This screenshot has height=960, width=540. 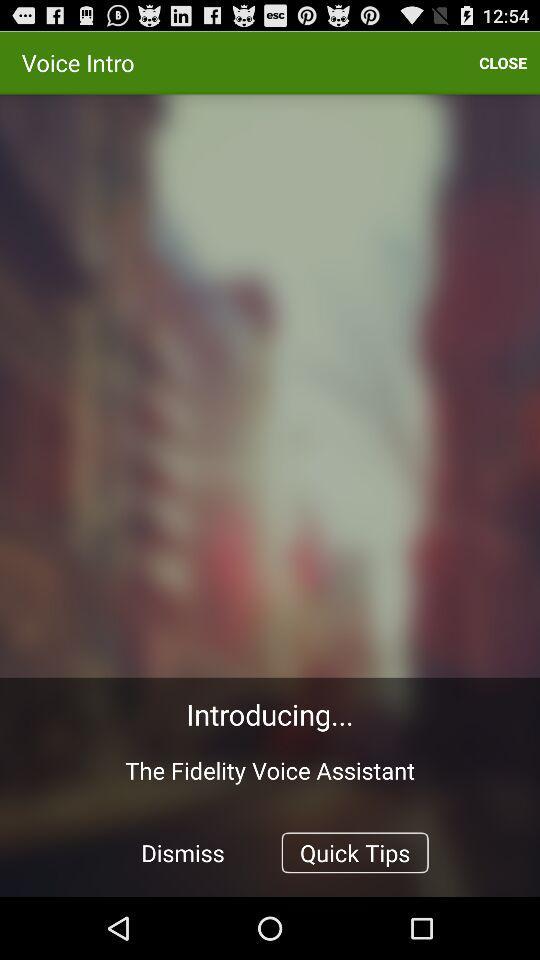 What do you see at coordinates (183, 851) in the screenshot?
I see `the dismiss` at bounding box center [183, 851].